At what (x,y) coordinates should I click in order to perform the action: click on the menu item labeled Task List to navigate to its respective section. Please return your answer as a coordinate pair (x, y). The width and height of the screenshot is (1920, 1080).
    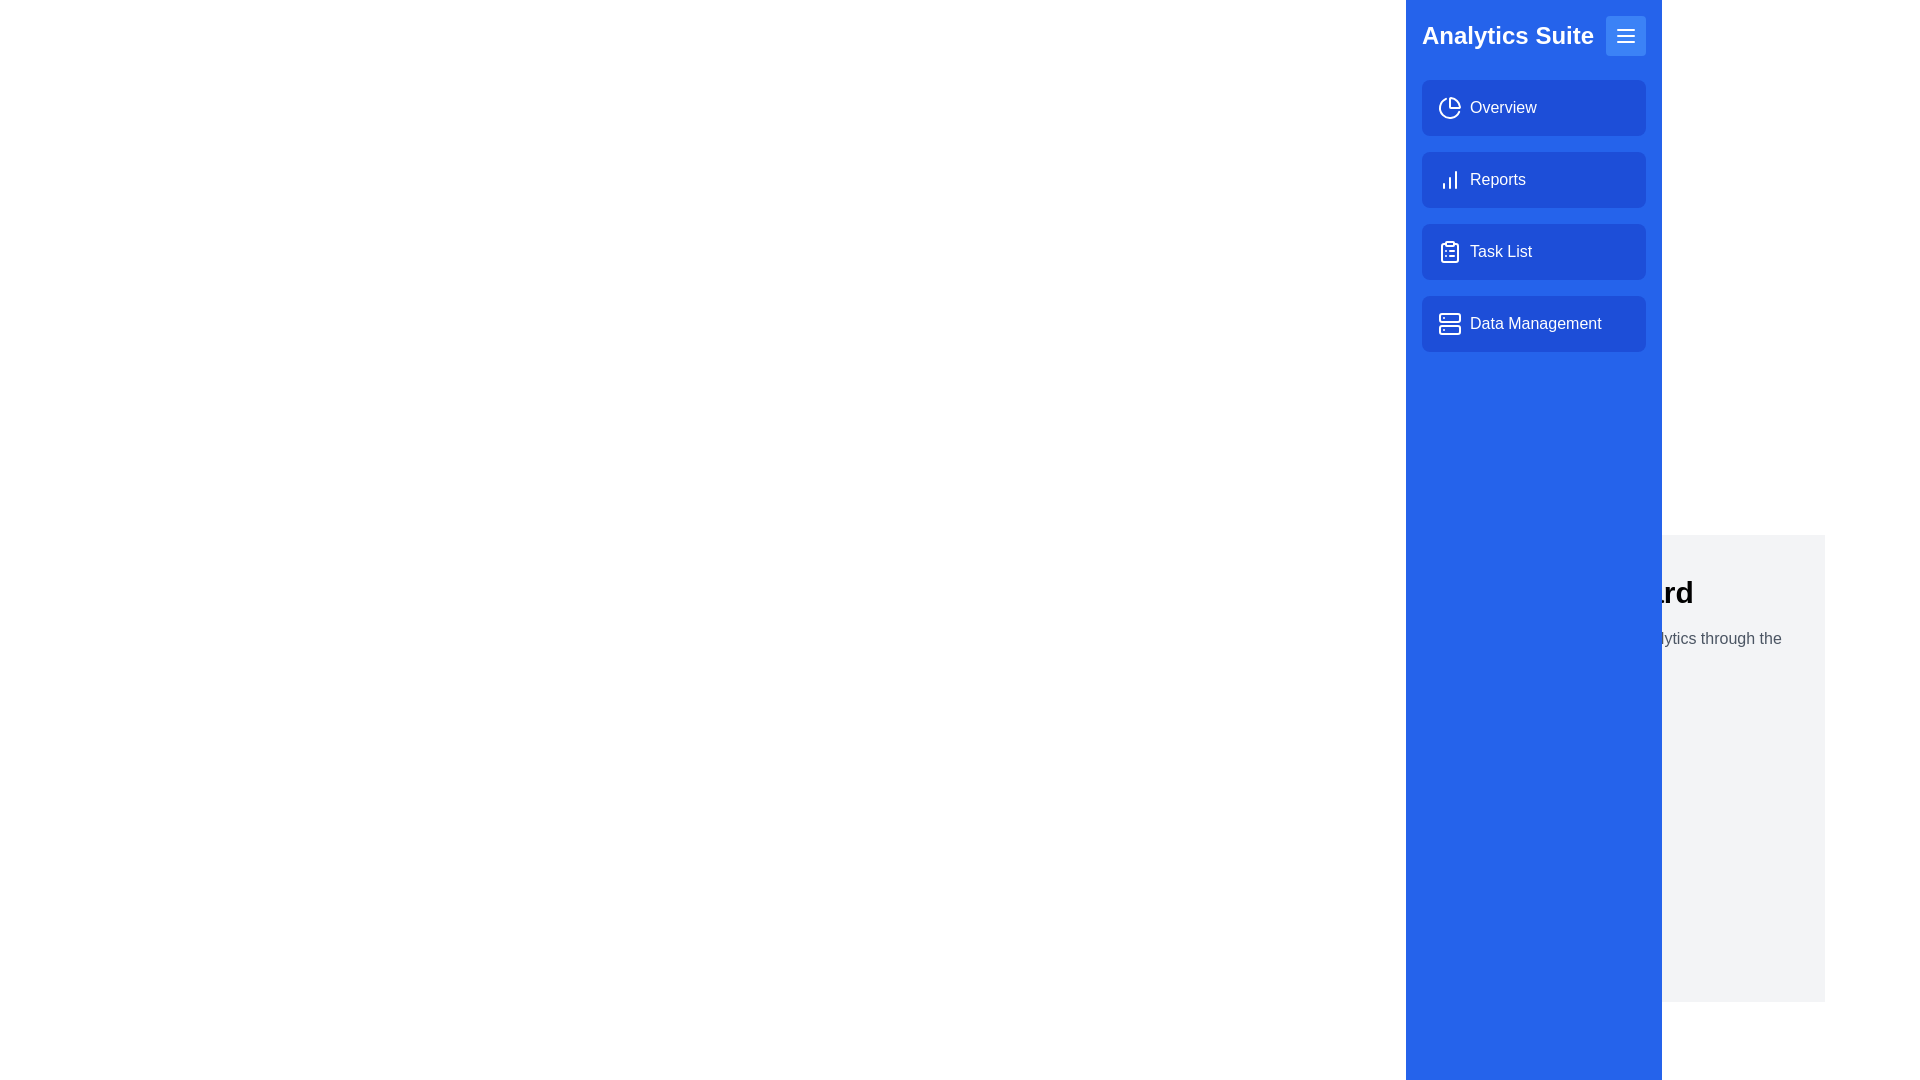
    Looking at the image, I should click on (1533, 250).